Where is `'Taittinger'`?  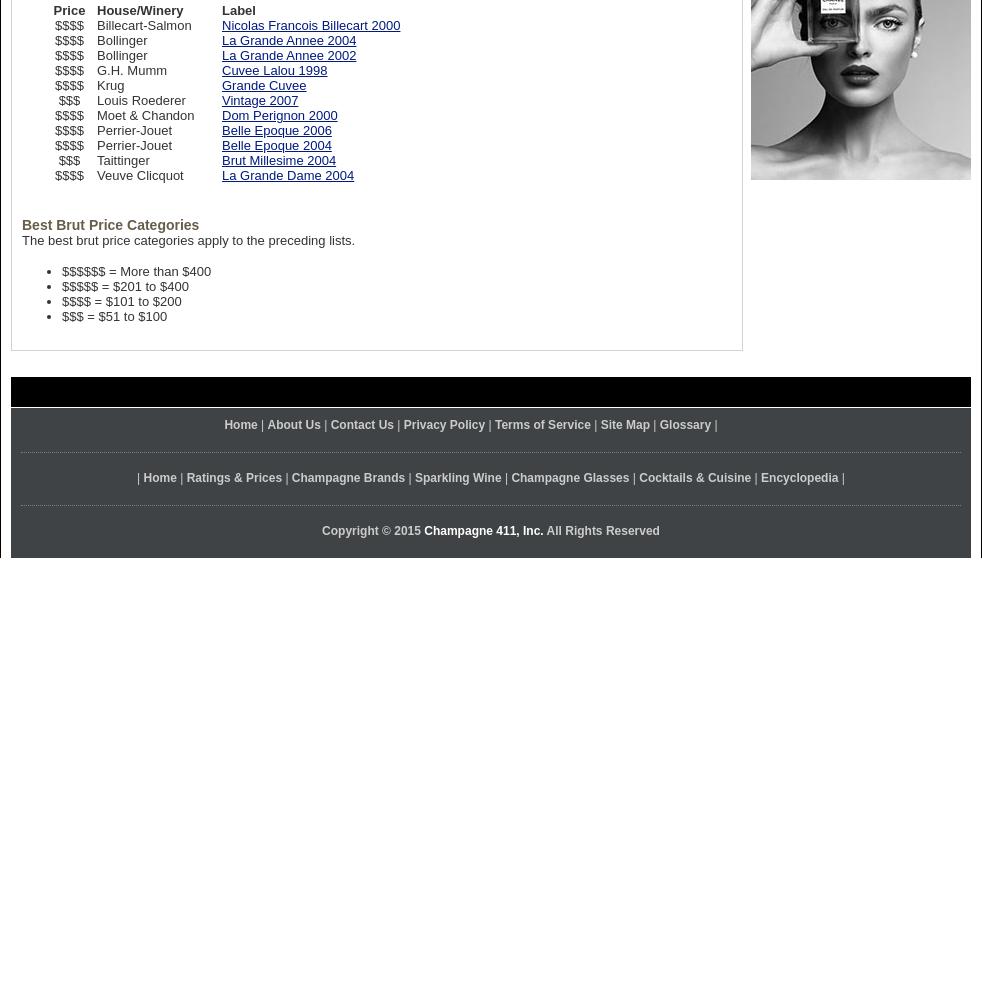
'Taittinger' is located at coordinates (122, 160).